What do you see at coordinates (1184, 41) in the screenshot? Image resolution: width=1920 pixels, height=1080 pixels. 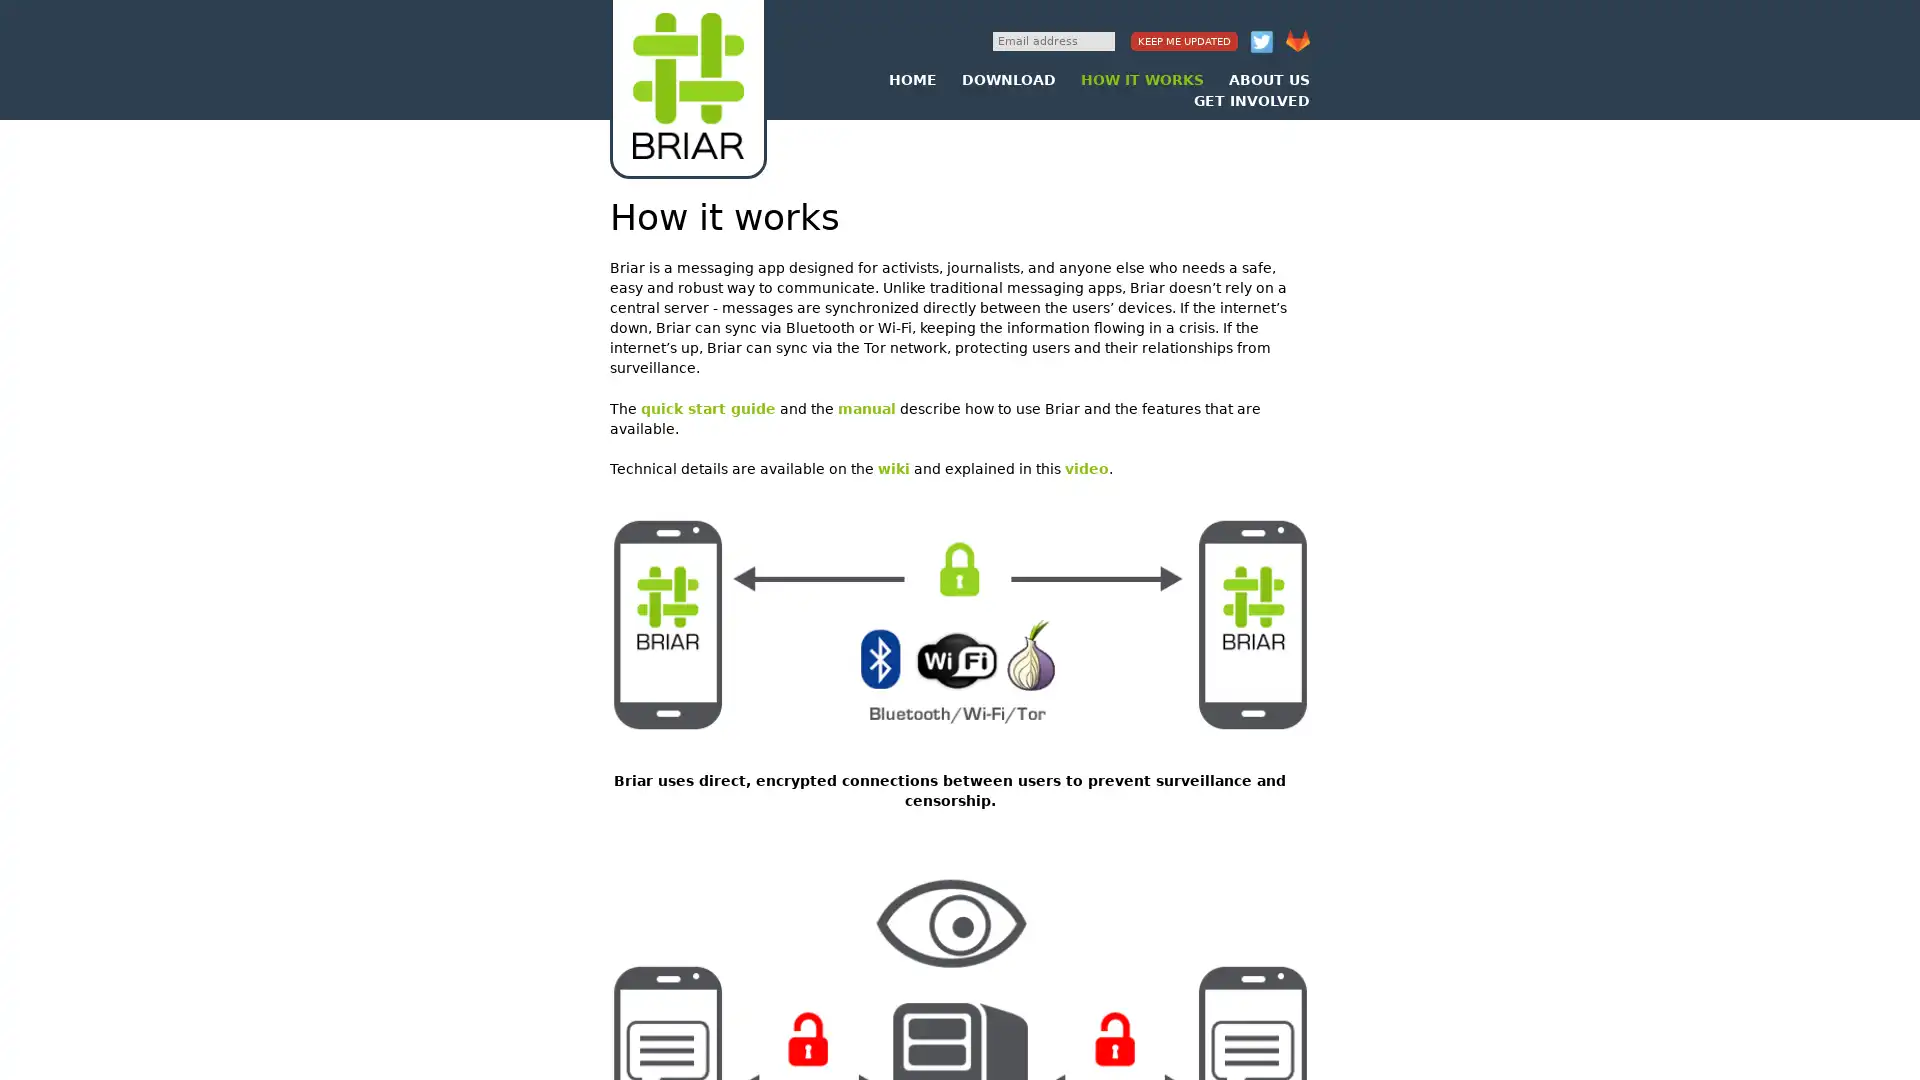 I see `KEEP ME UPDATED` at bounding box center [1184, 41].